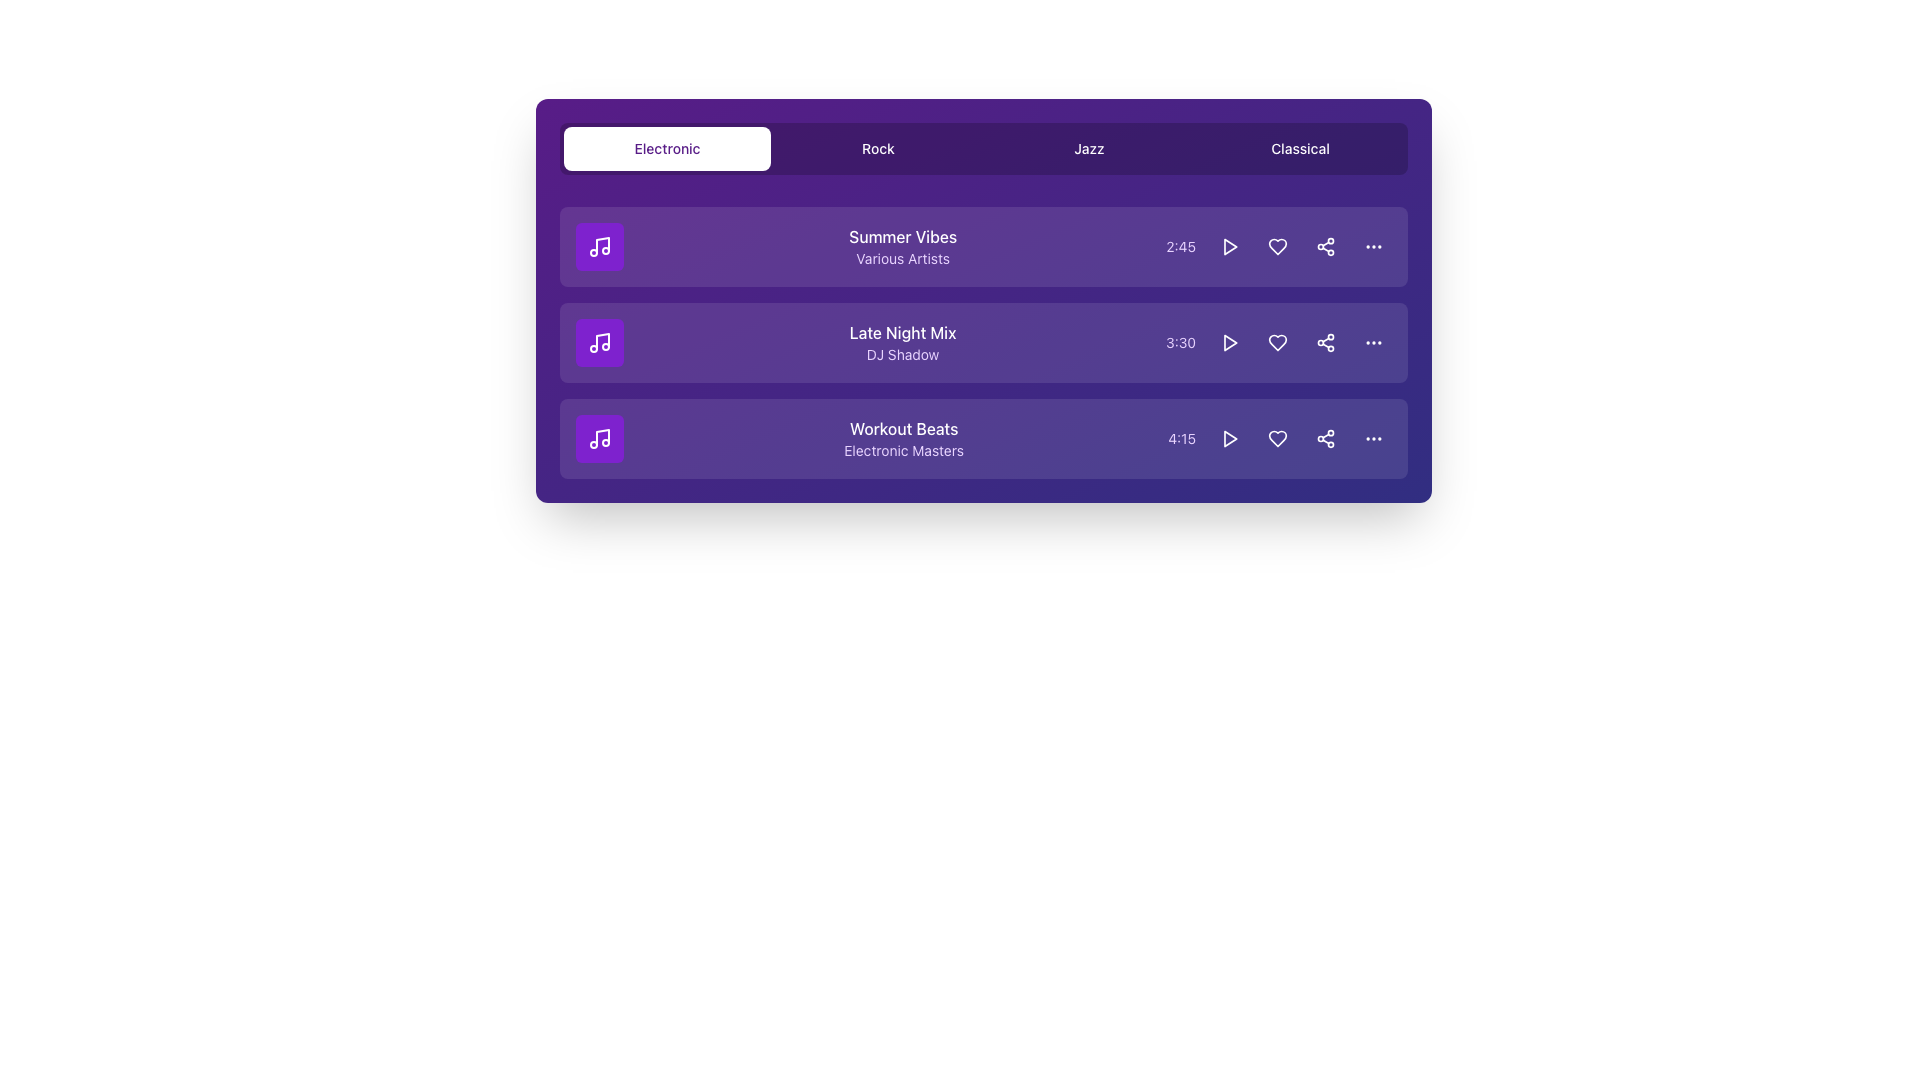 This screenshot has width=1920, height=1080. I want to click on the triangular play icon located in the second row of the playlist, positioned to the right of the time duration '3:30' and to the left of the heart icon, to play the track, so click(1229, 245).